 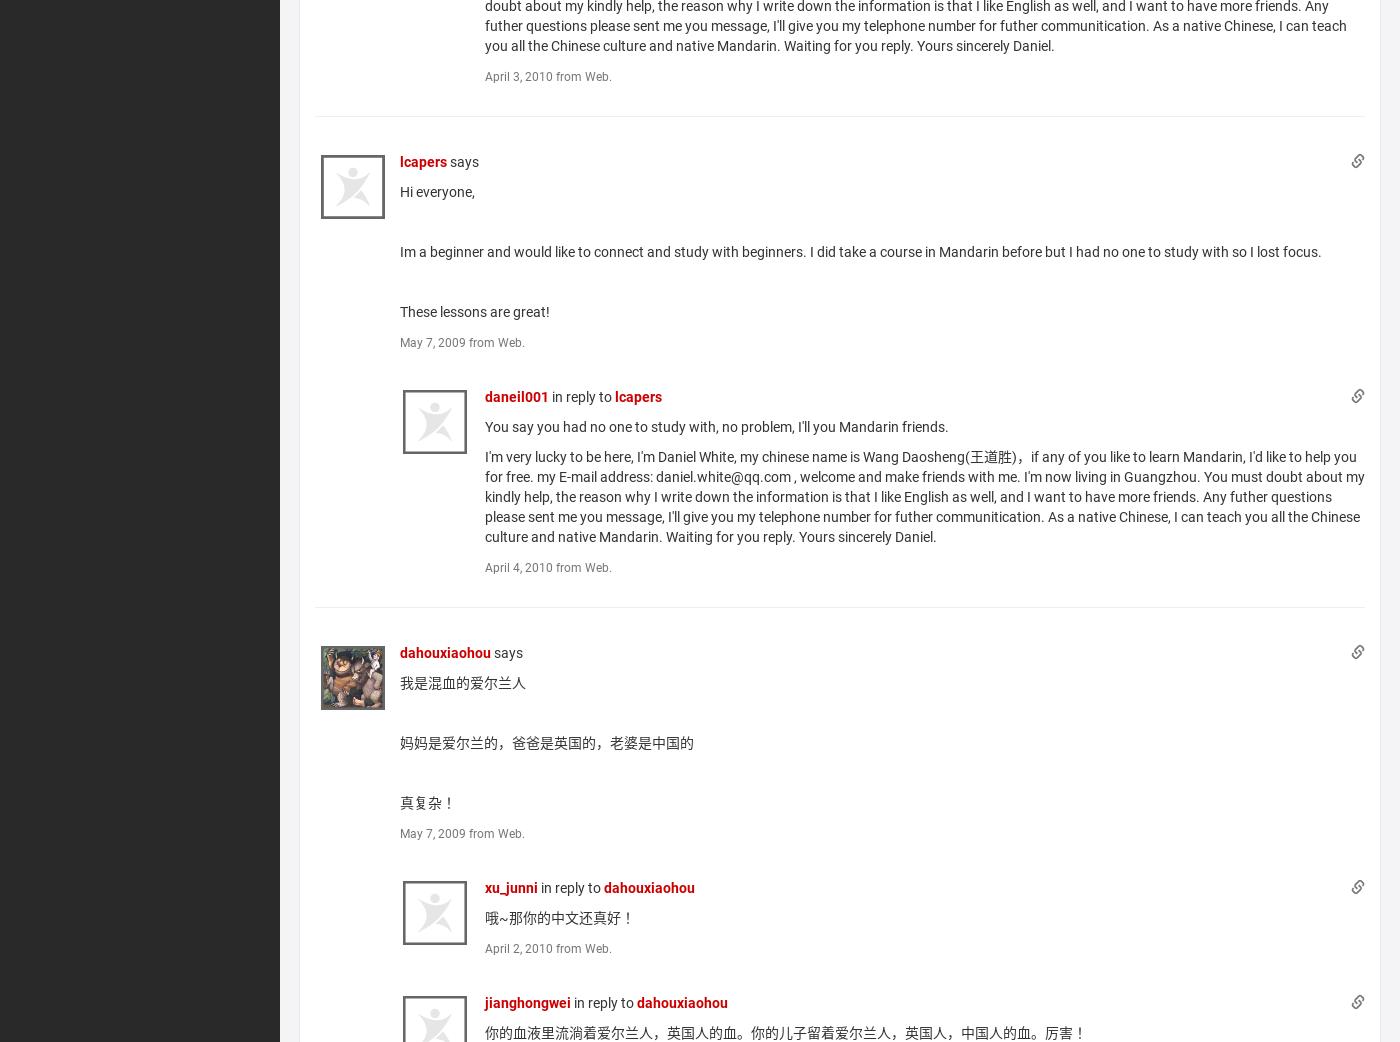 I want to click on 'You say you had no one to study with, no problem, I'll you Mandarin friends.', so click(x=716, y=424).